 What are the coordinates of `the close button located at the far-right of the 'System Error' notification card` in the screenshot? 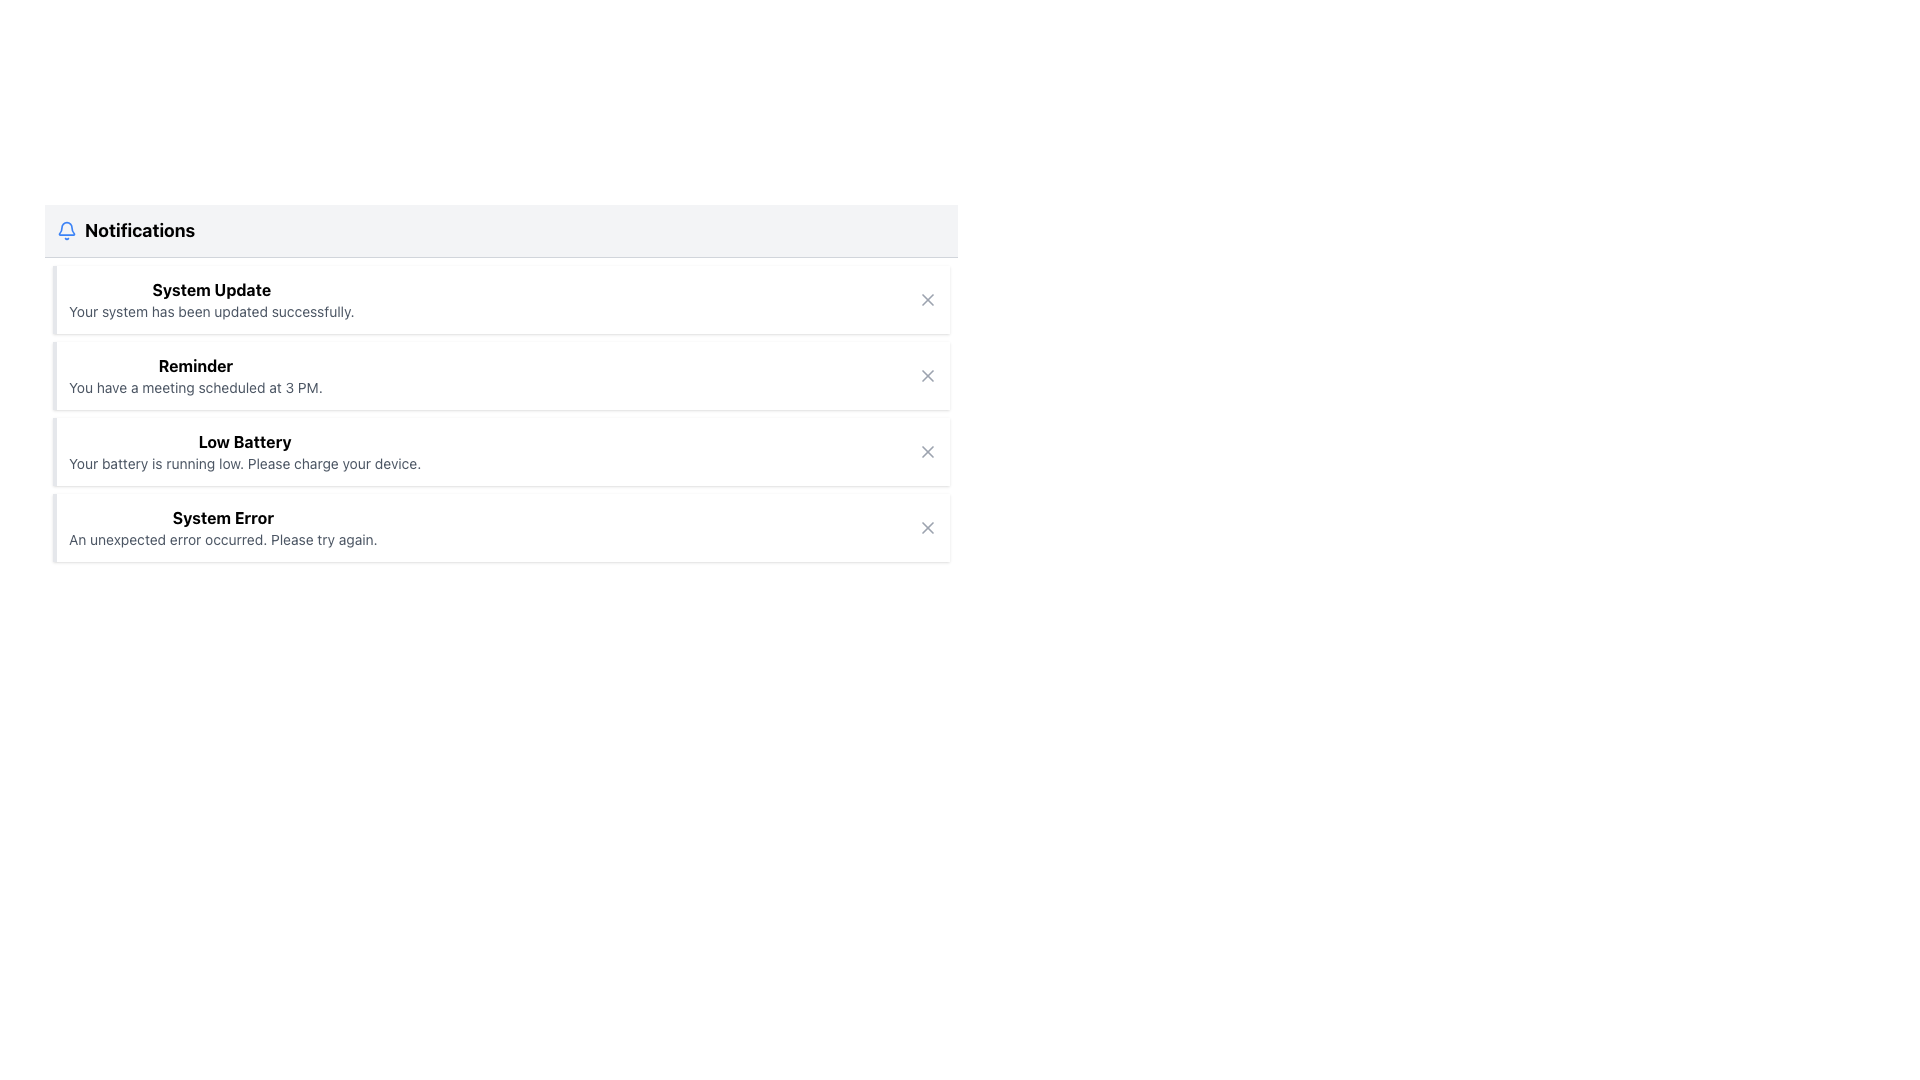 It's located at (926, 527).